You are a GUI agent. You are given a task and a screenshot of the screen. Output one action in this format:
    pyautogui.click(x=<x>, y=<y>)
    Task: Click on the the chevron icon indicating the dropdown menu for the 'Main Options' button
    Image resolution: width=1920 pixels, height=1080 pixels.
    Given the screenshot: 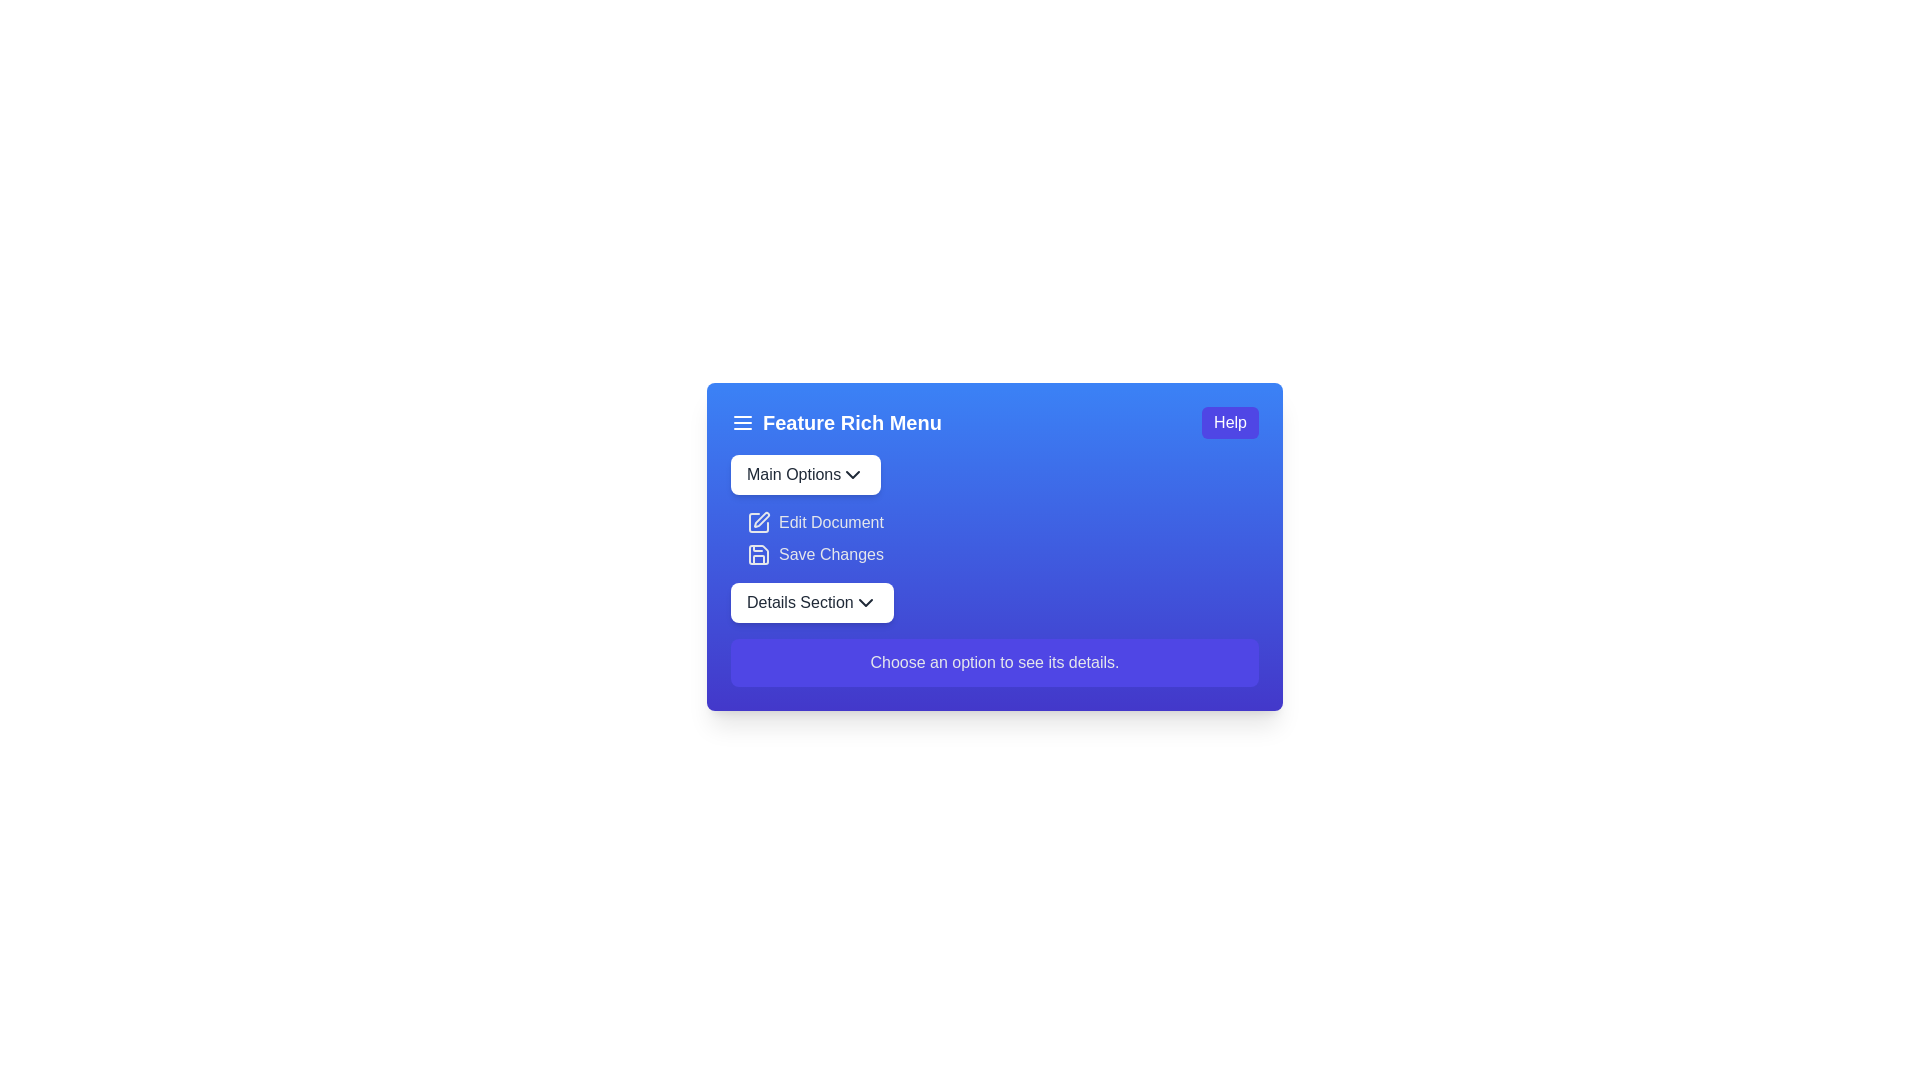 What is the action you would take?
    pyautogui.click(x=853, y=474)
    